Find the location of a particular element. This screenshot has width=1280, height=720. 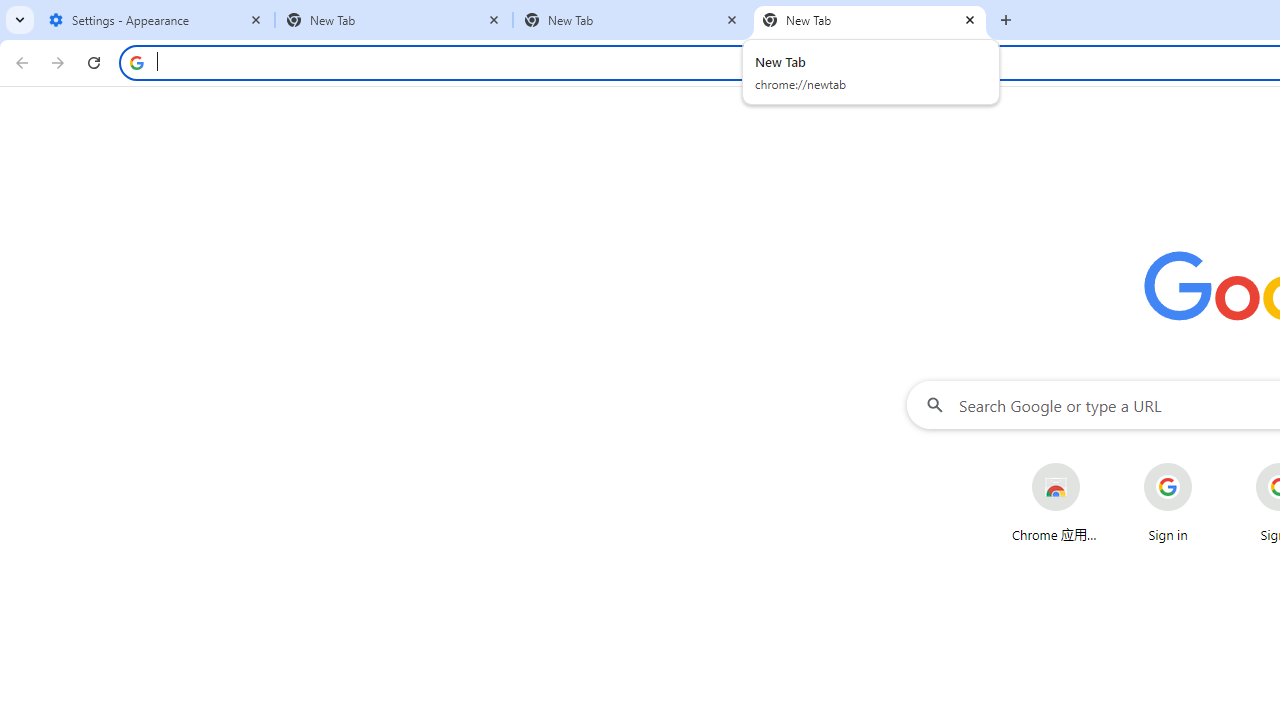

'Settings - Appearance' is located at coordinates (155, 20).